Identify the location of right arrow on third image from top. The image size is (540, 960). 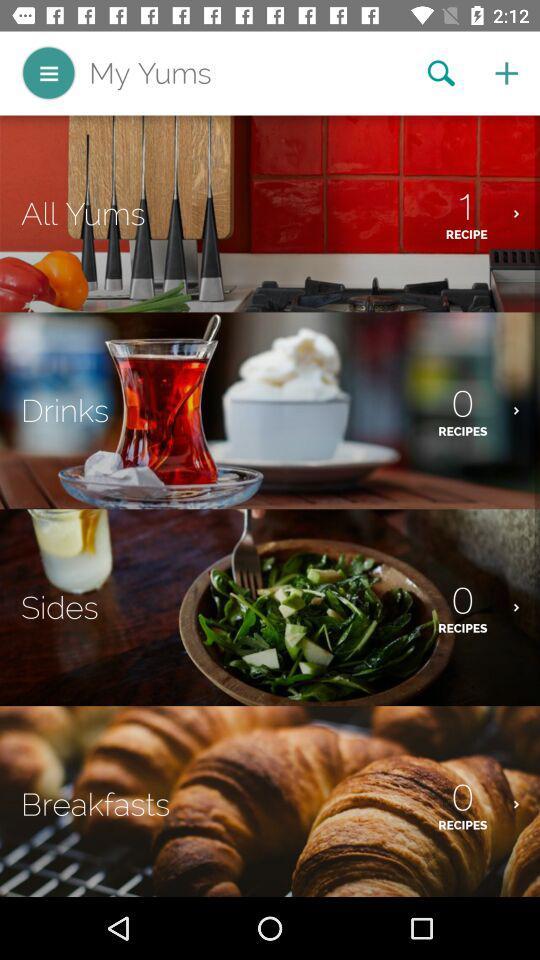
(526, 606).